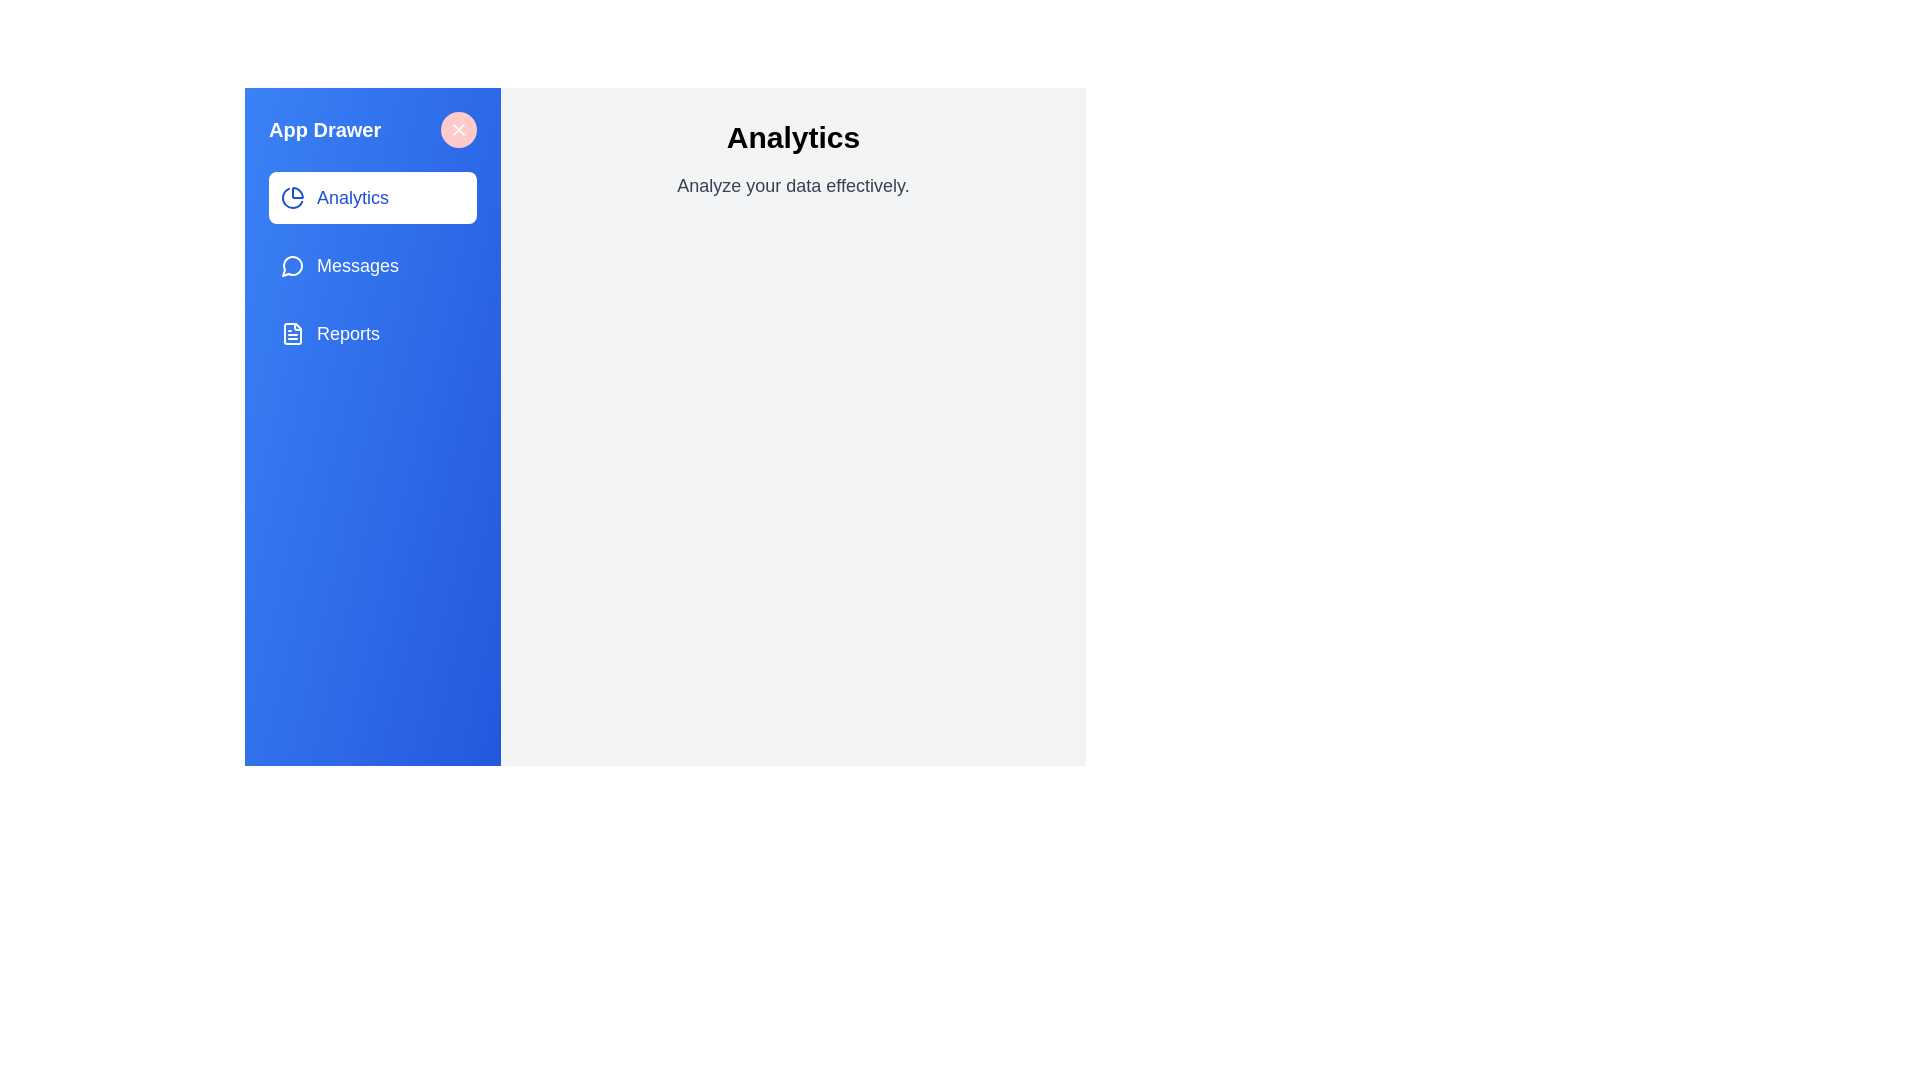  What do you see at coordinates (373, 333) in the screenshot?
I see `the menu option Reports` at bounding box center [373, 333].